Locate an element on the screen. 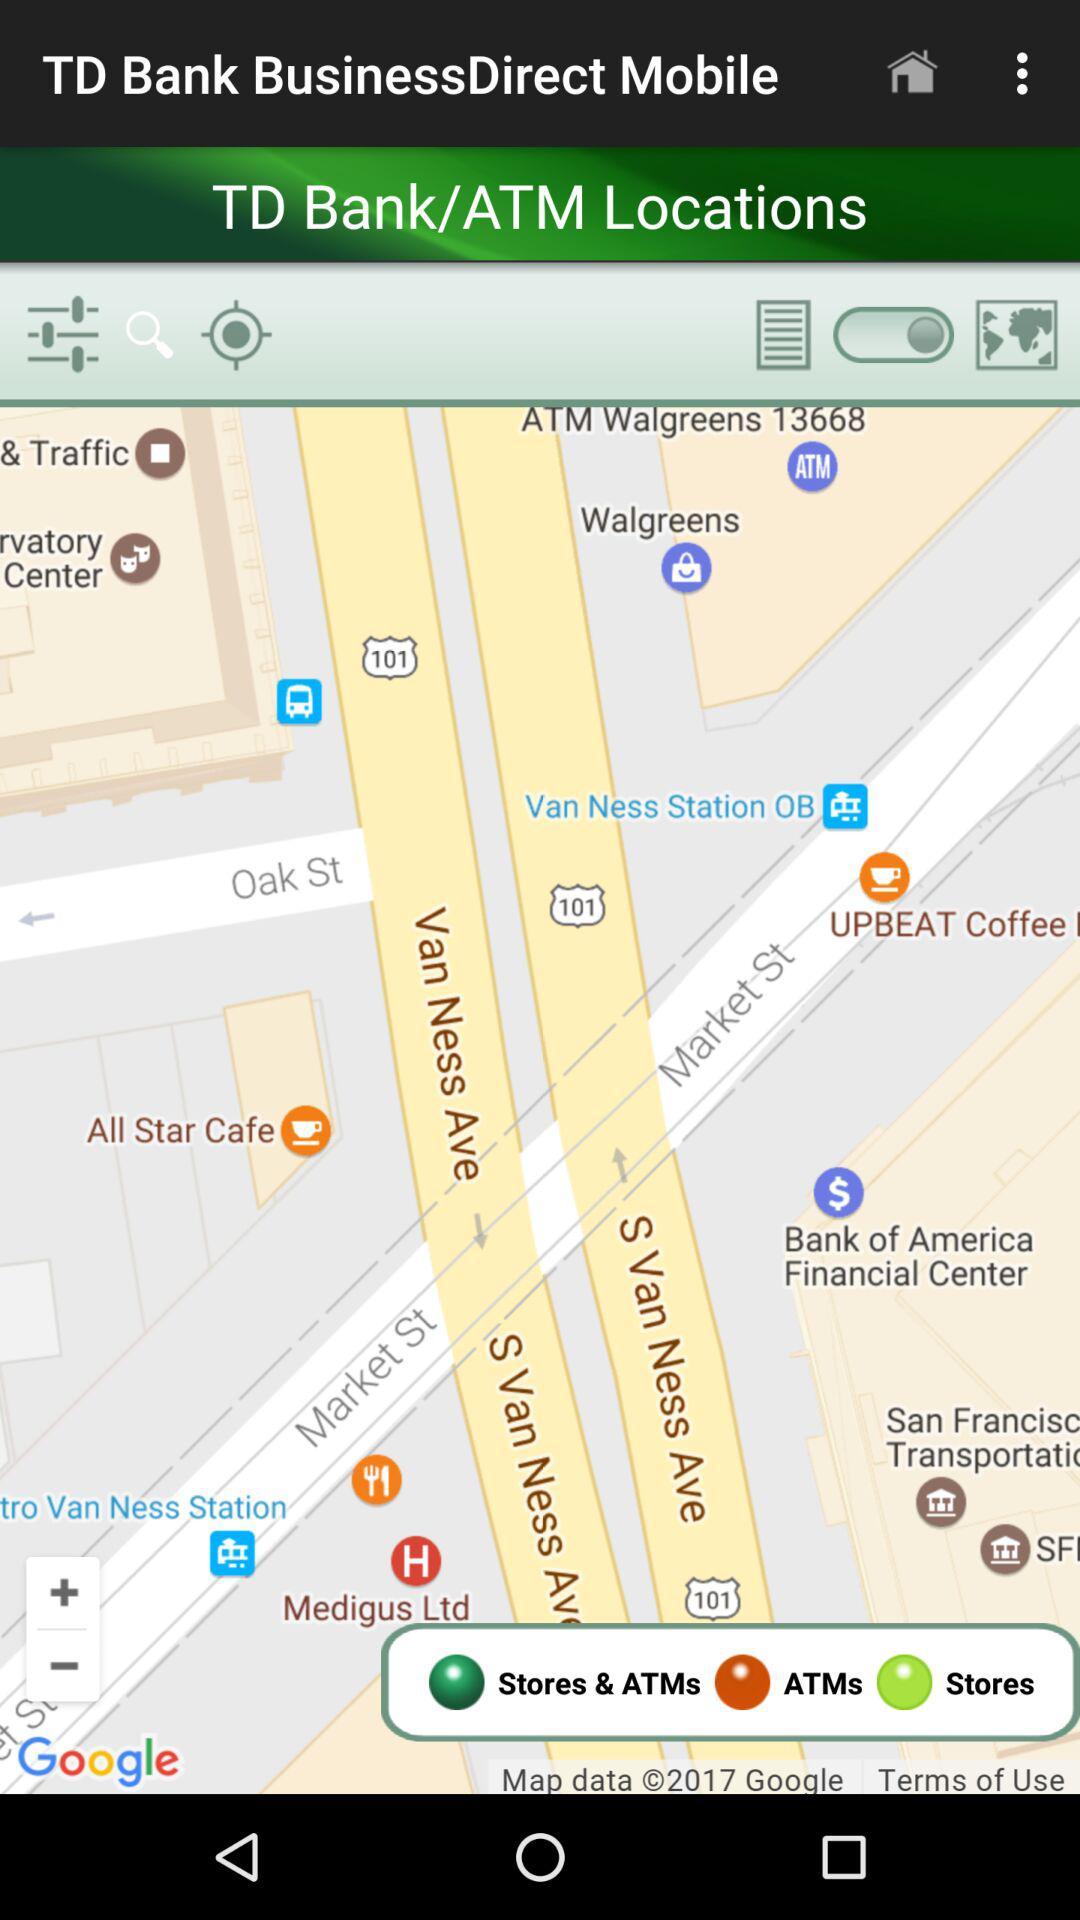 This screenshot has height=1920, width=1080. home icon is located at coordinates (911, 73).